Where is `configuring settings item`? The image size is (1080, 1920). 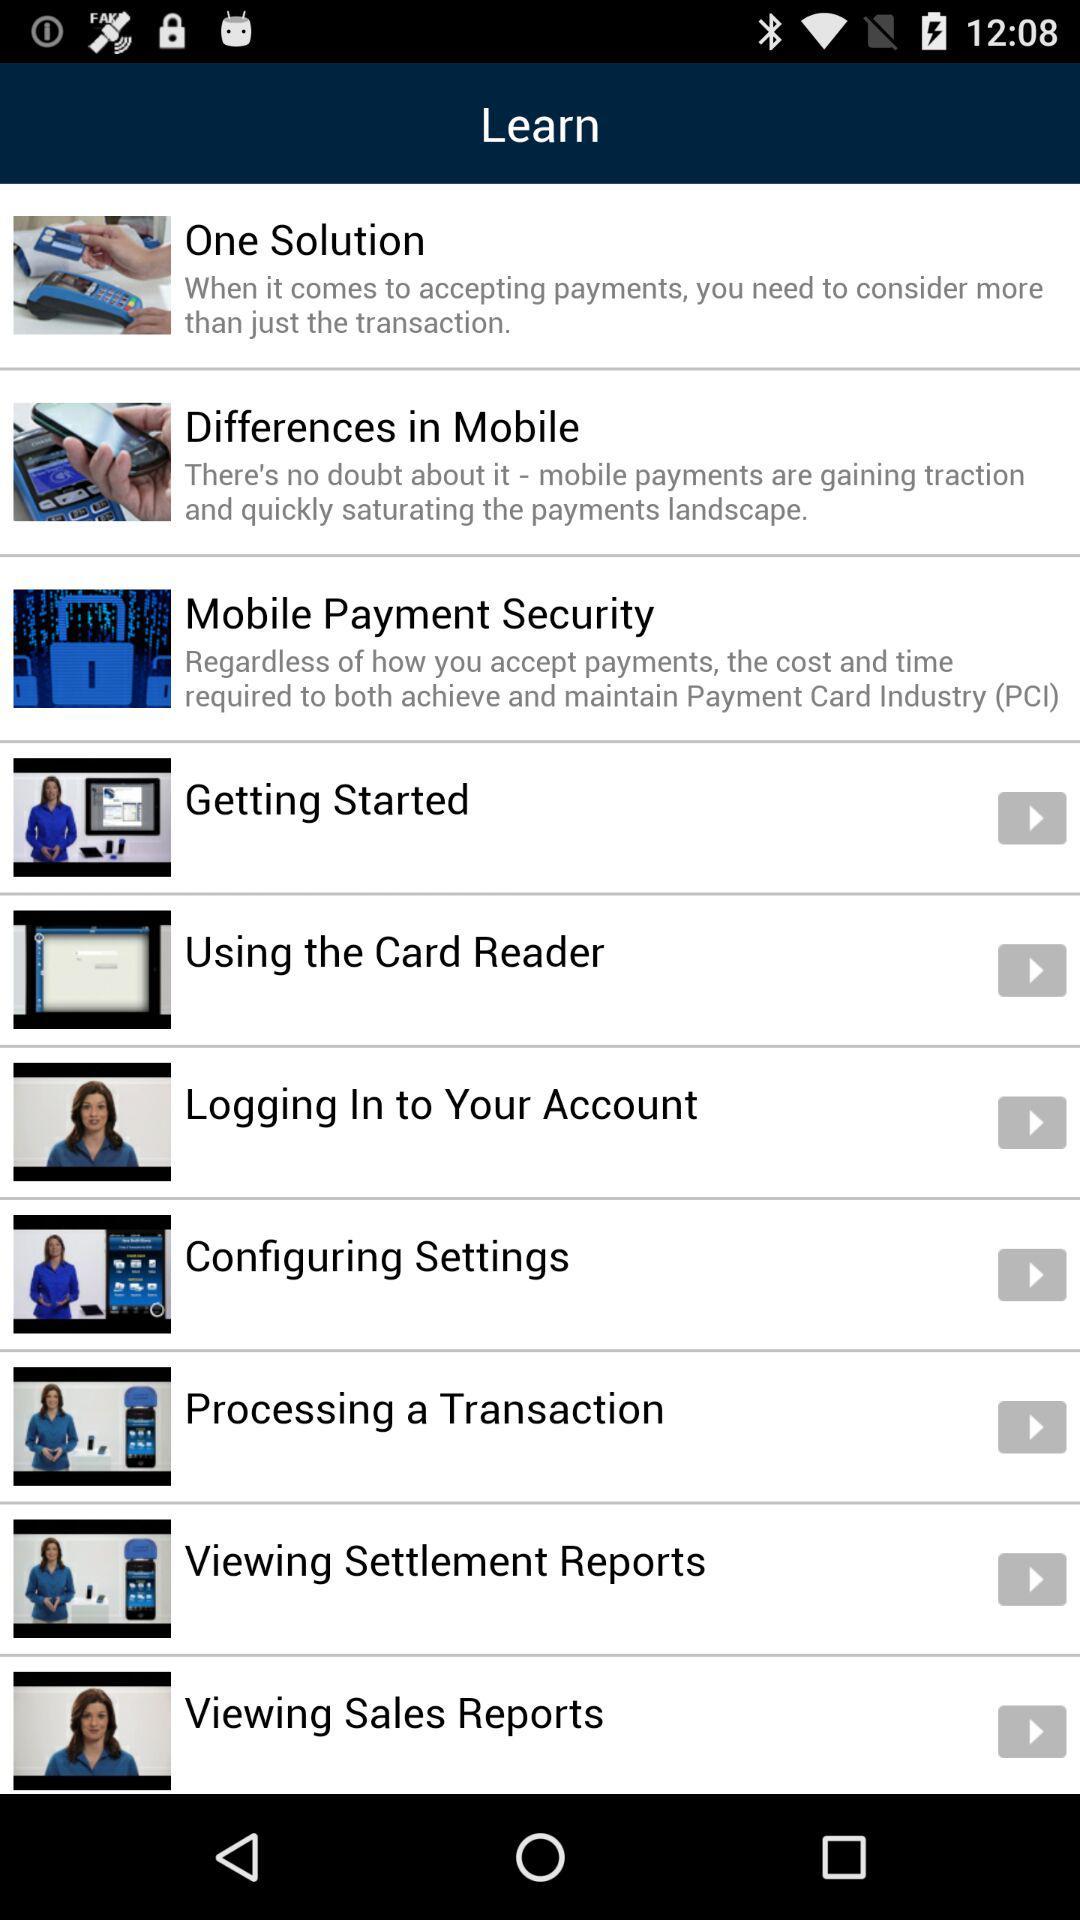 configuring settings item is located at coordinates (377, 1253).